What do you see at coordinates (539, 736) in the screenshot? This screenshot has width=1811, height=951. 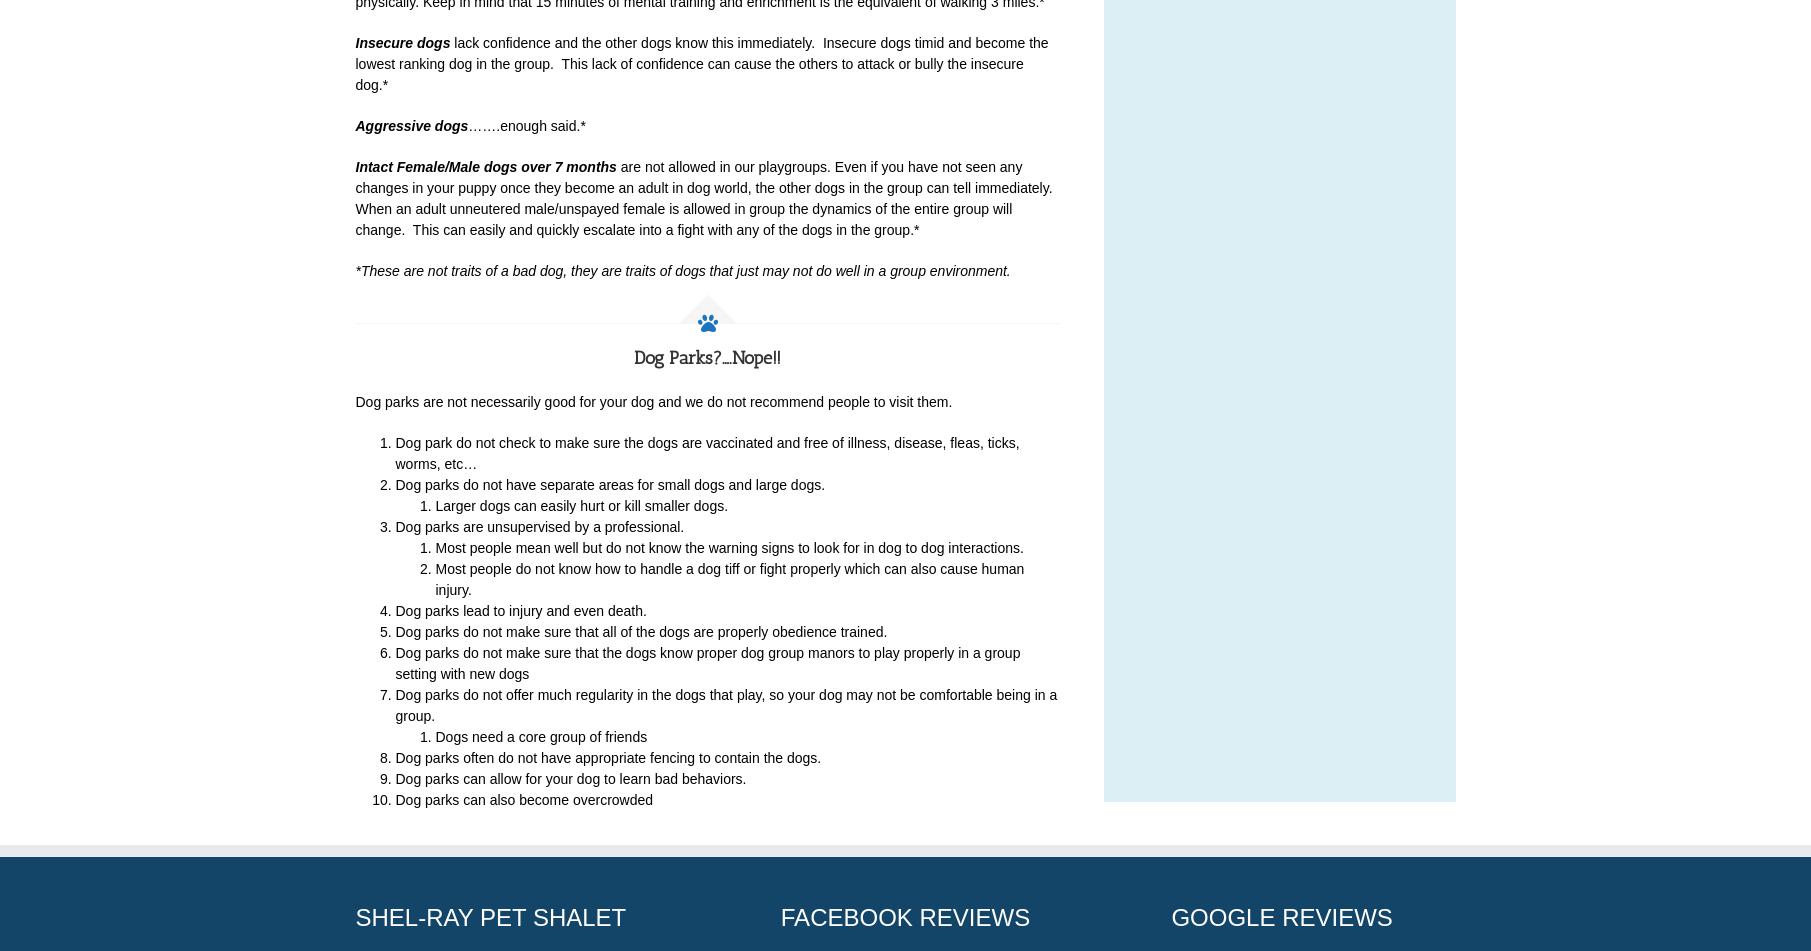 I see `'Dogs need a core group of friends'` at bounding box center [539, 736].